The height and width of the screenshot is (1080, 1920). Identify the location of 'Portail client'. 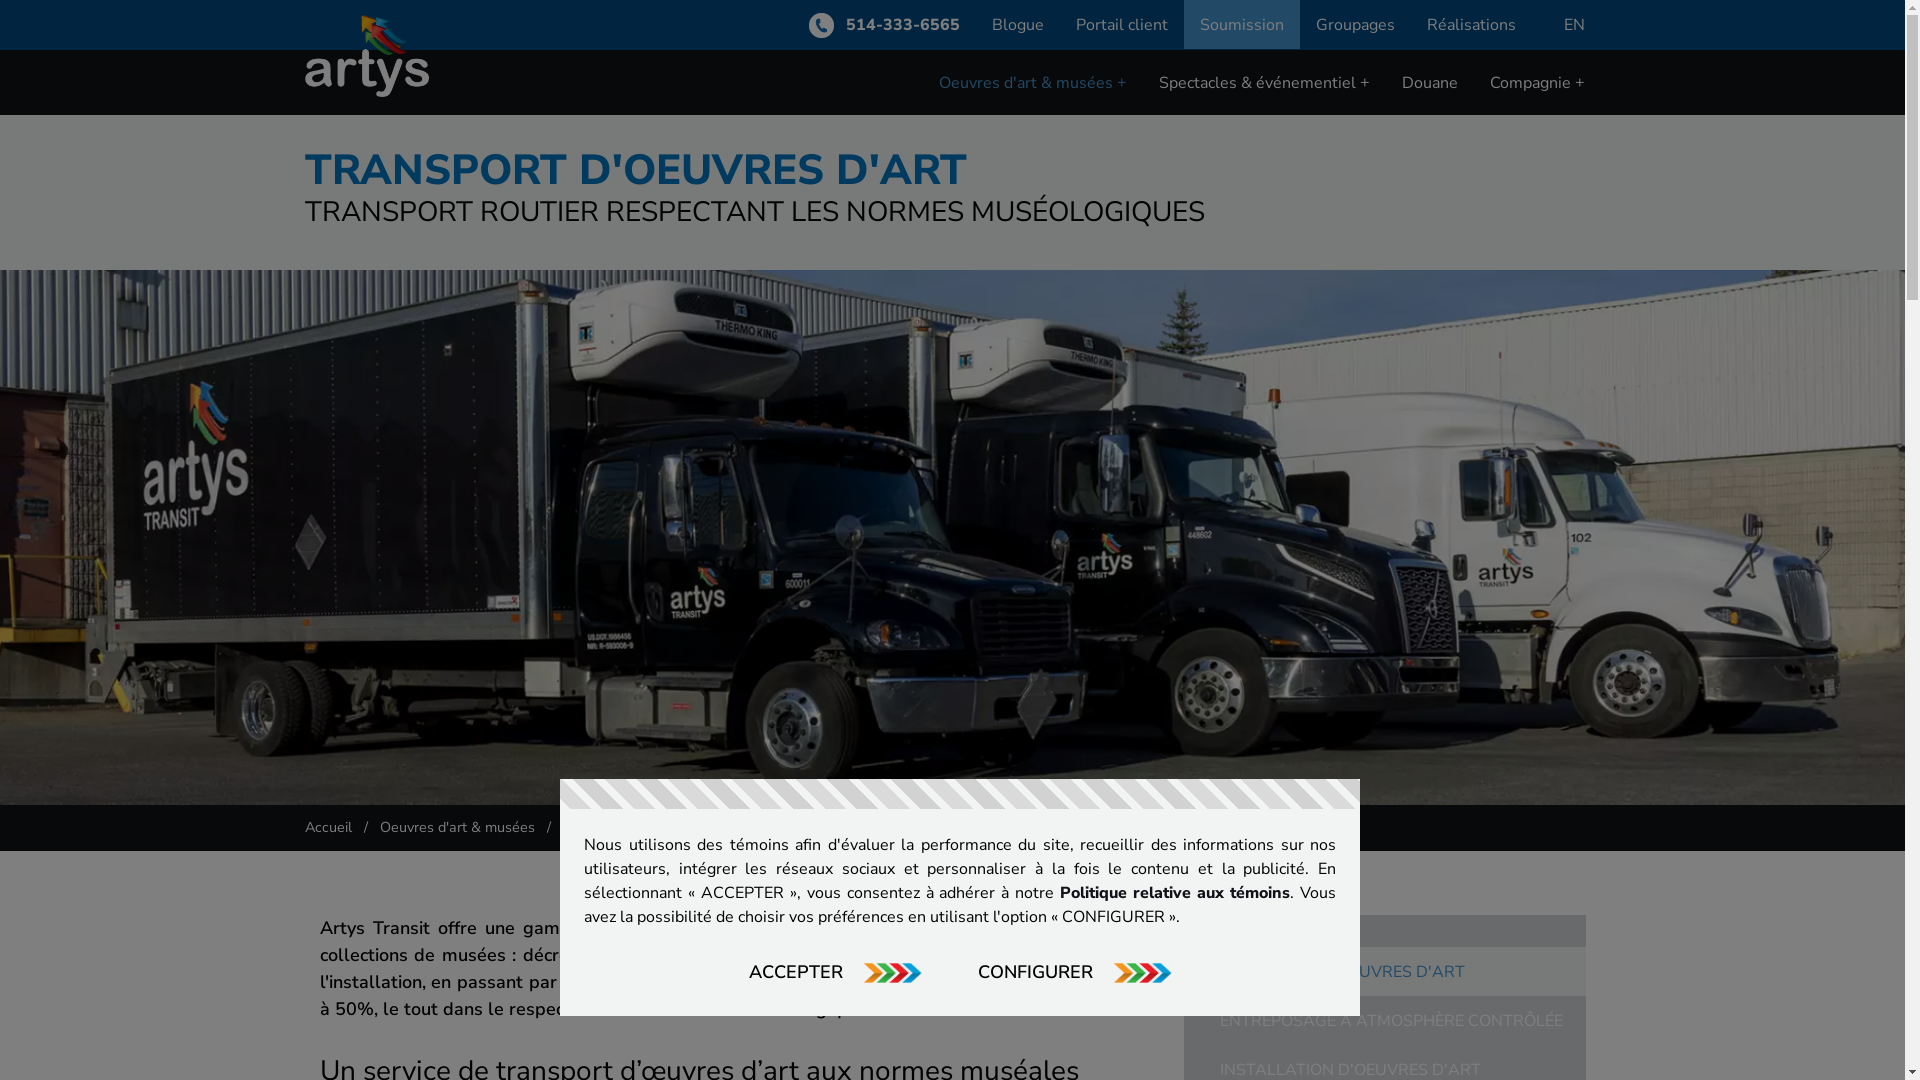
(1122, 24).